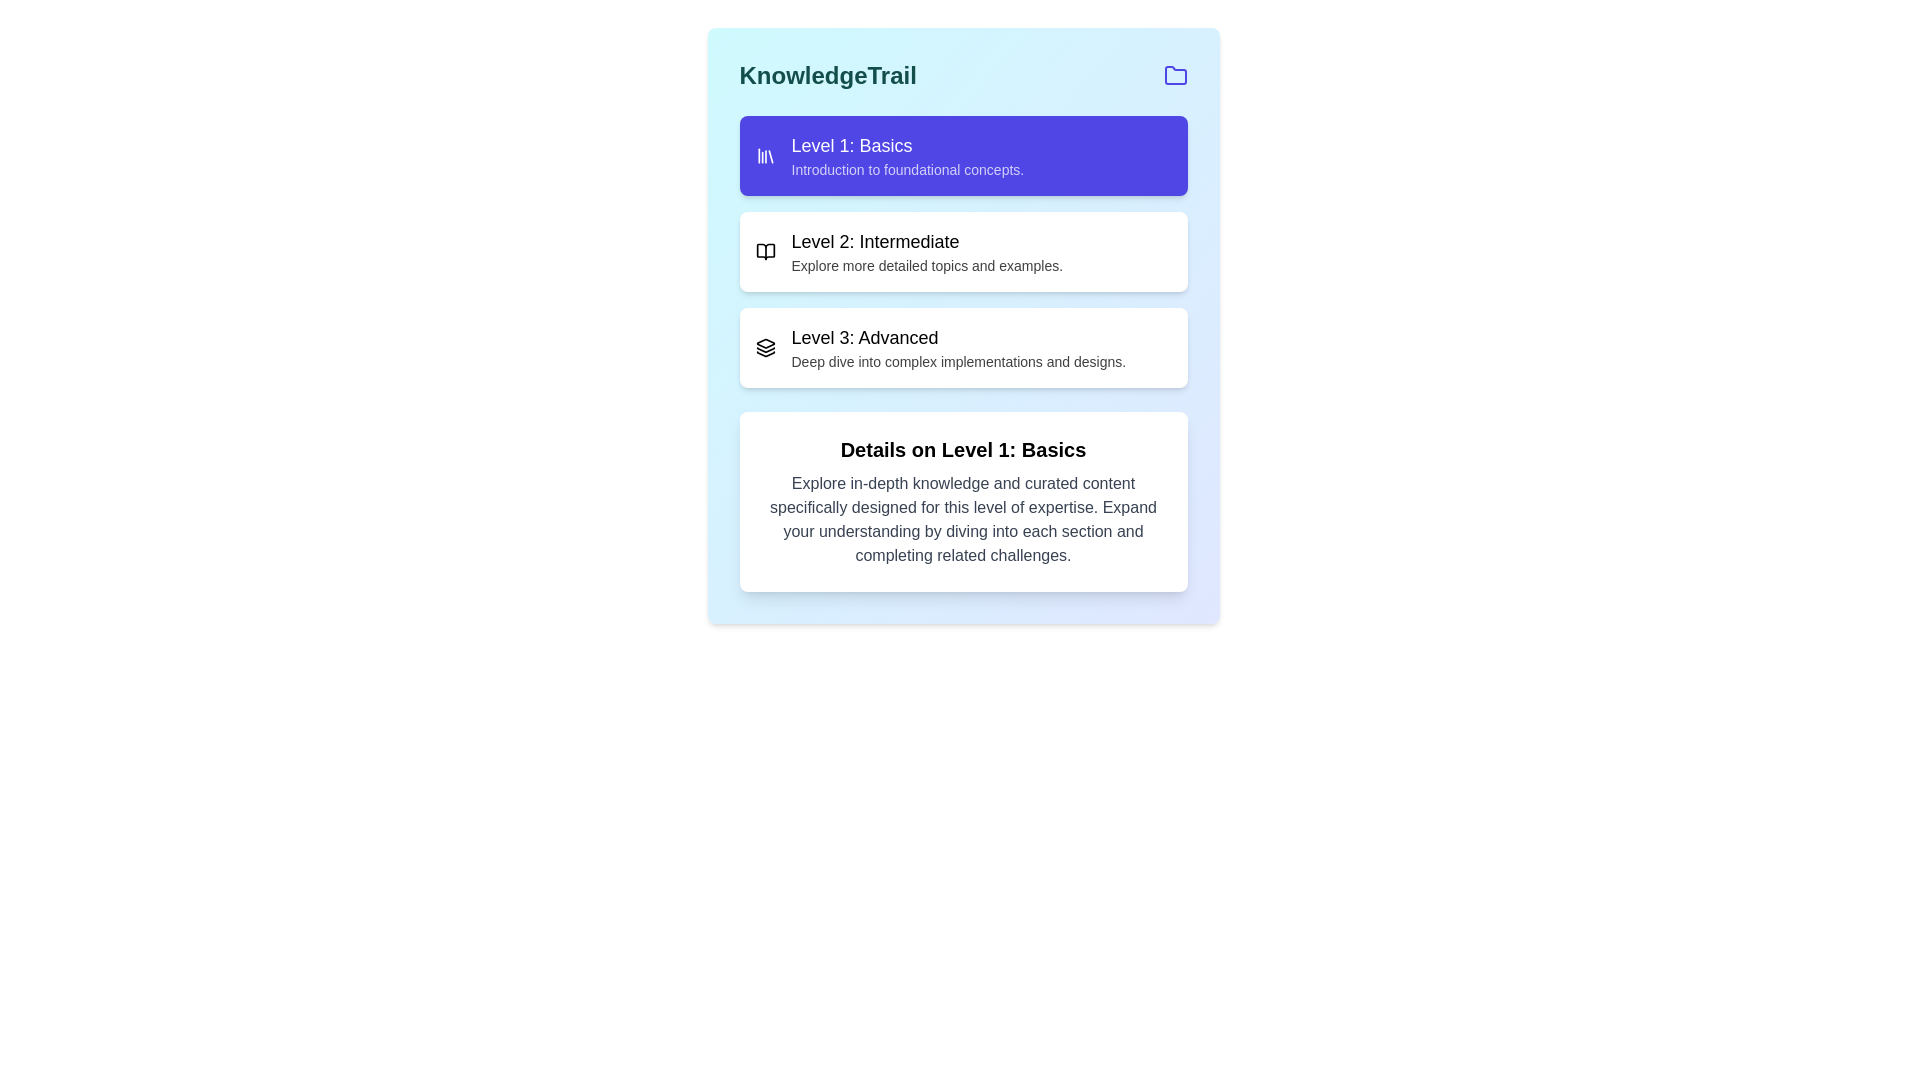 The height and width of the screenshot is (1080, 1920). Describe the element at coordinates (963, 250) in the screenshot. I see `the 'Level 2: Intermediate' button, which has a white background and rounded corners` at that location.